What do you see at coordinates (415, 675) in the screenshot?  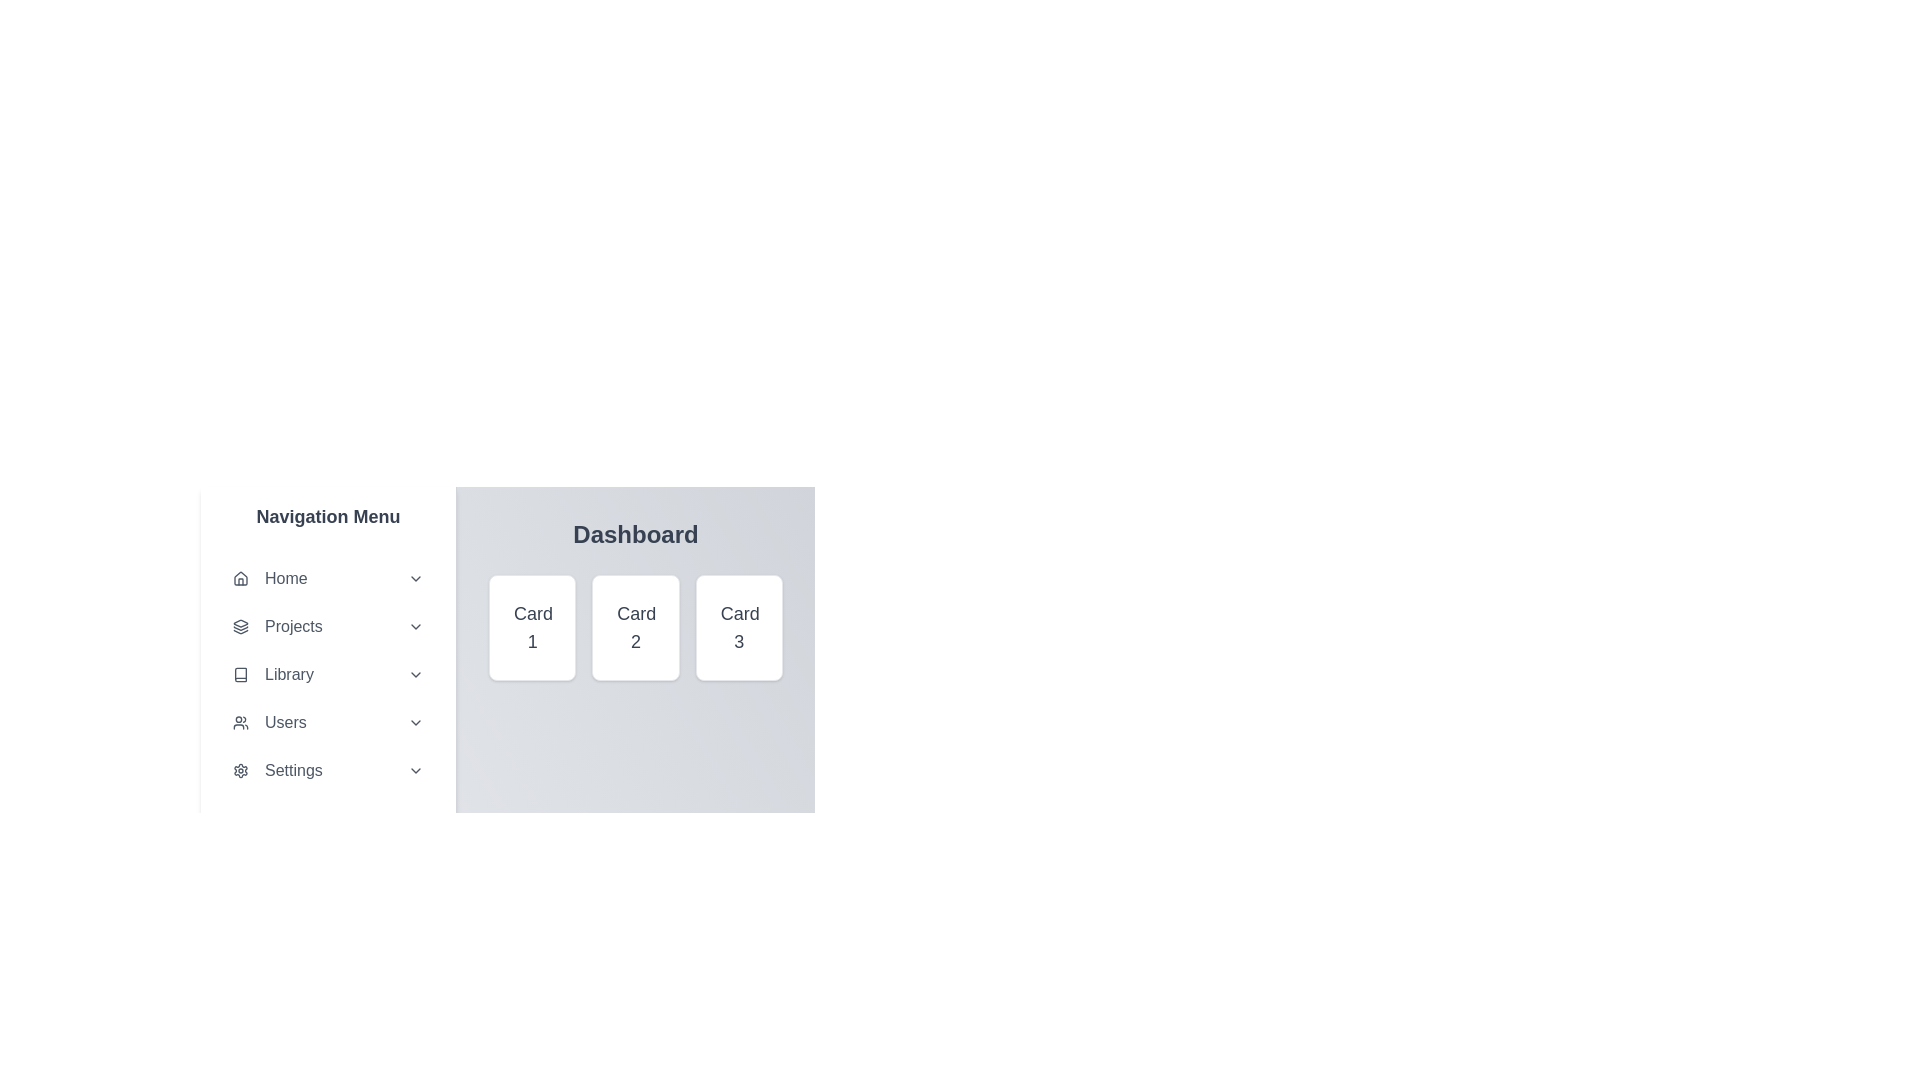 I see `the downward-pointing chevron icon located to the right of the text 'Library'` at bounding box center [415, 675].